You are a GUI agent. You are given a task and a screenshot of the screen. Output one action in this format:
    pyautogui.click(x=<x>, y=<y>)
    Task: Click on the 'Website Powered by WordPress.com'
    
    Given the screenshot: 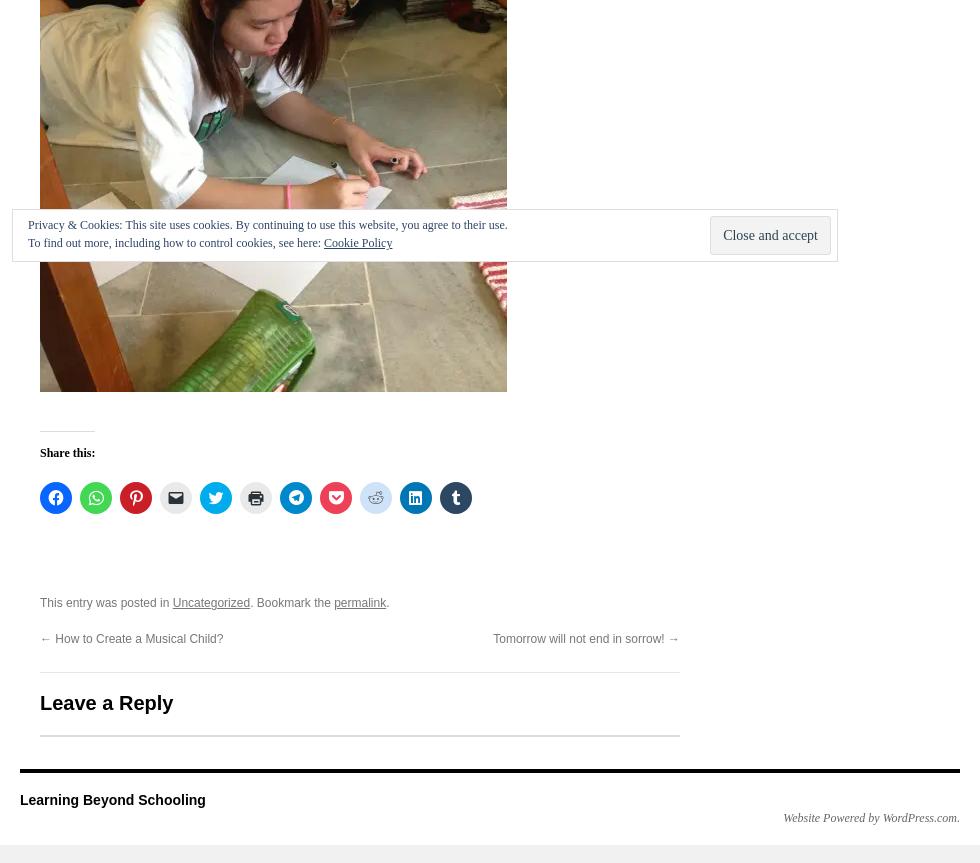 What is the action you would take?
    pyautogui.click(x=870, y=817)
    